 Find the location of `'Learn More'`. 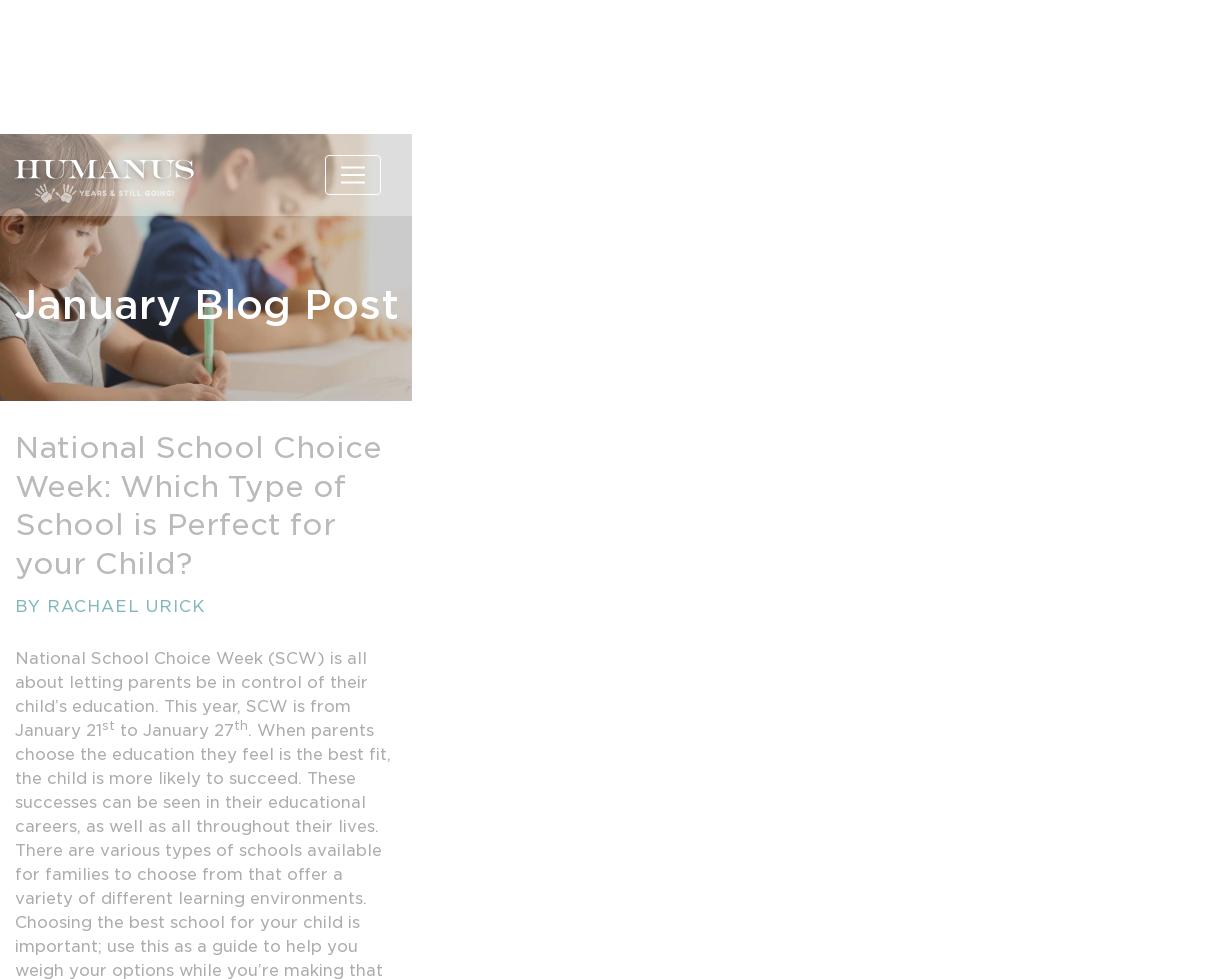

'Learn More' is located at coordinates (205, 90).